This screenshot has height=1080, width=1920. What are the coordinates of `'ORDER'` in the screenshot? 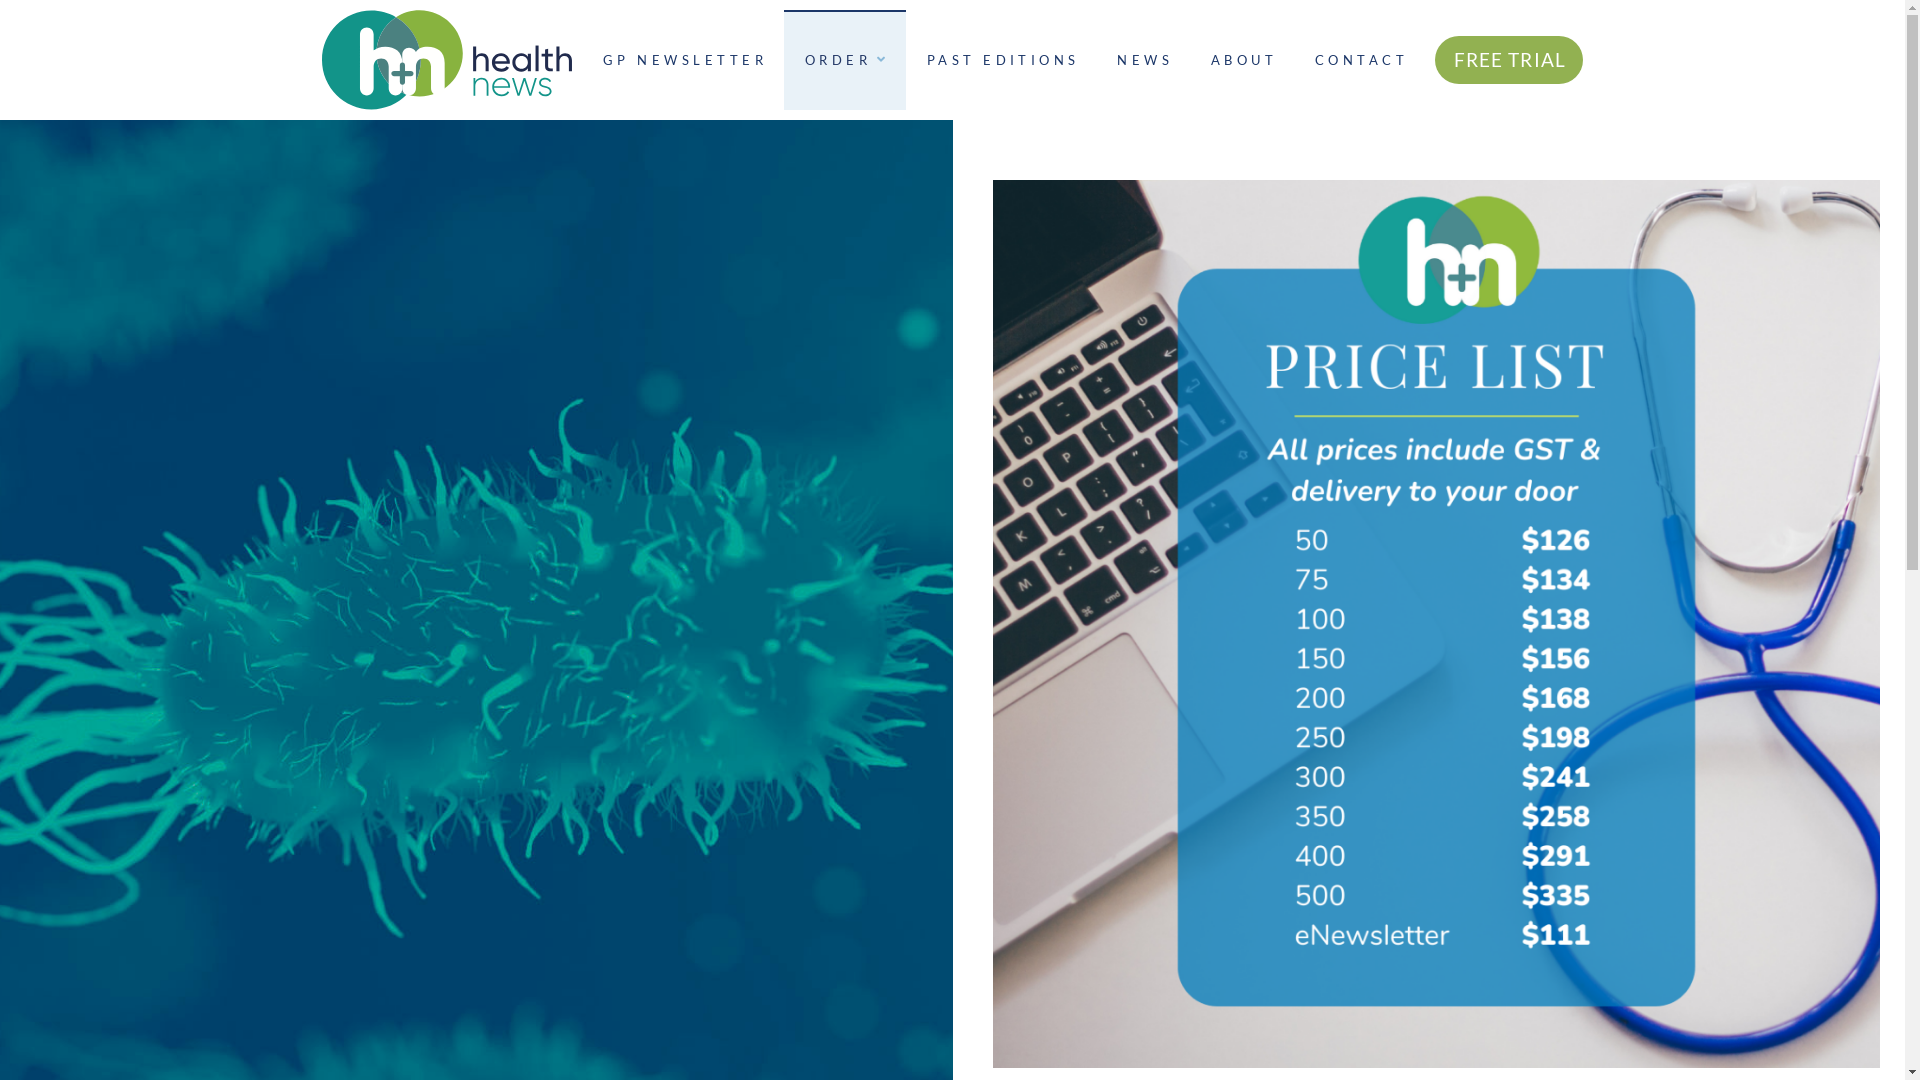 It's located at (844, 59).